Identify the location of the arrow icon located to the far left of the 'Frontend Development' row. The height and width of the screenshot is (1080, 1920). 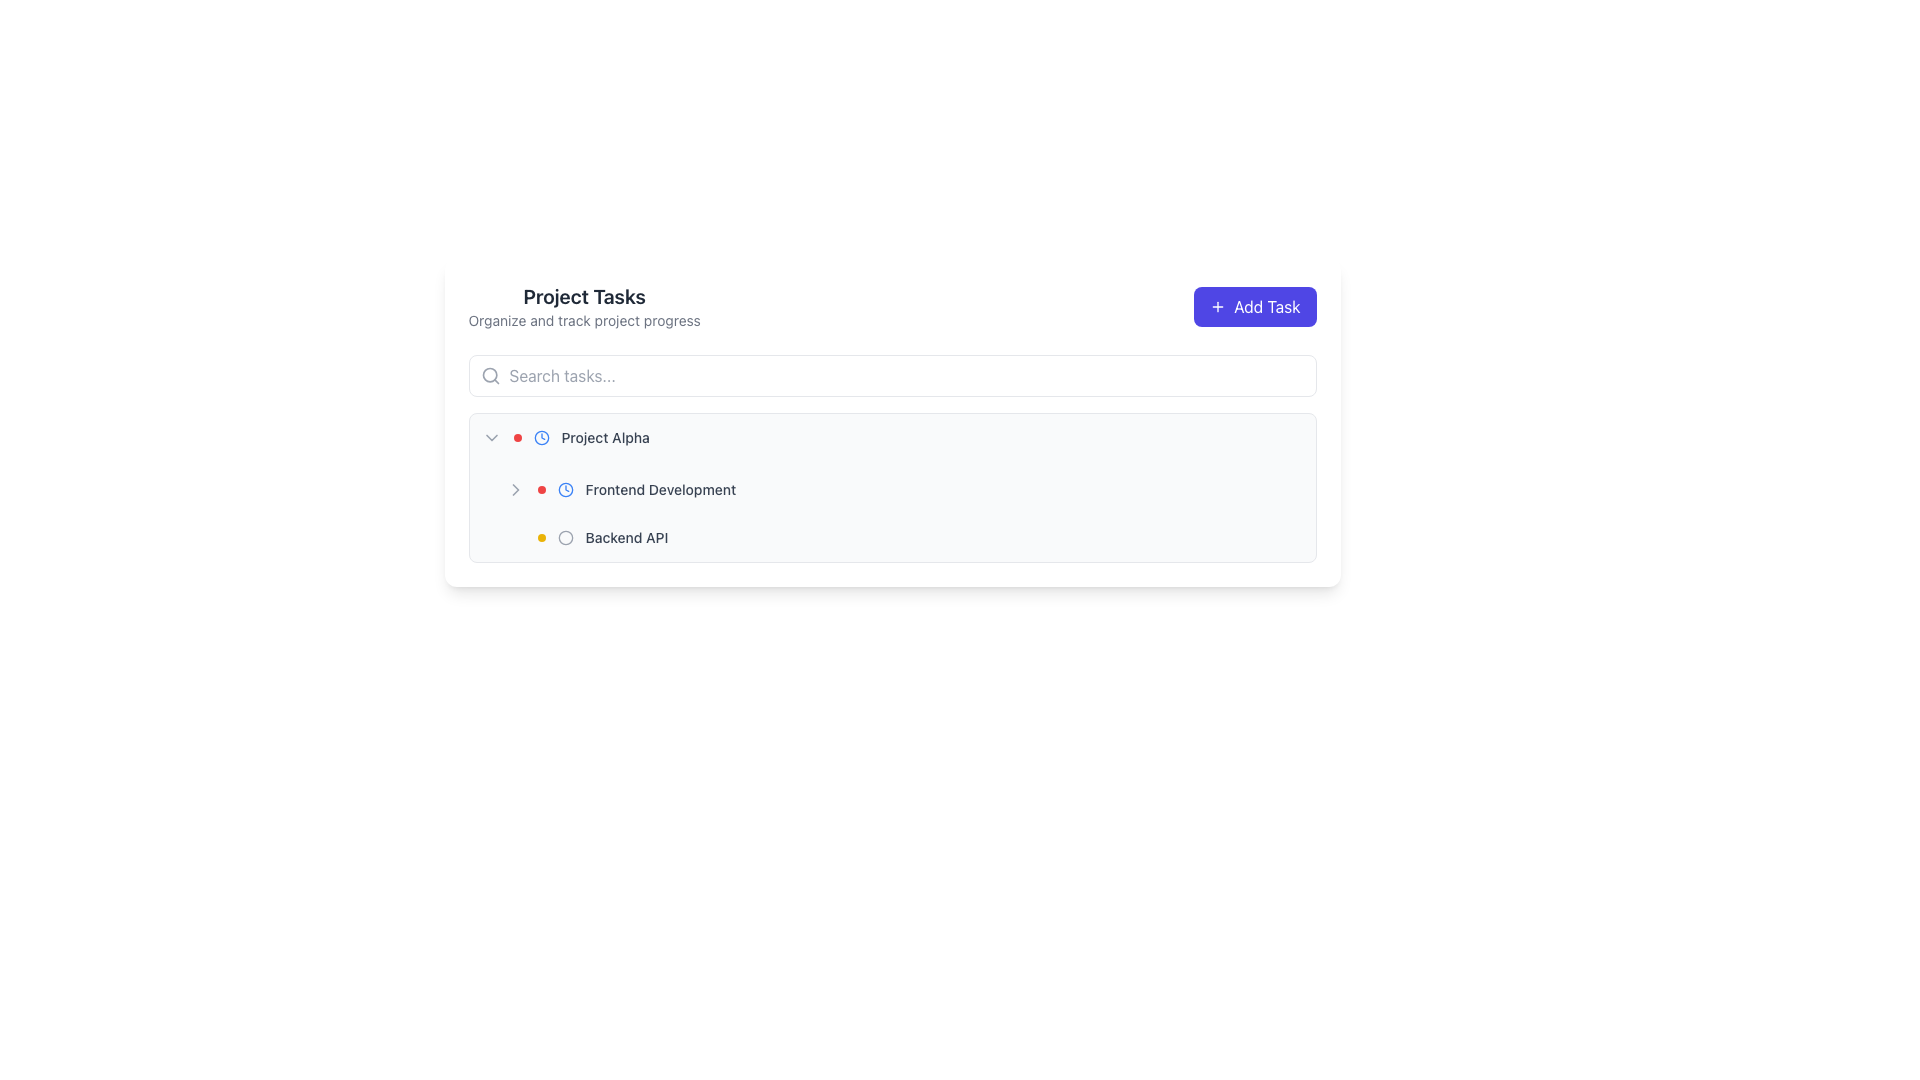
(515, 489).